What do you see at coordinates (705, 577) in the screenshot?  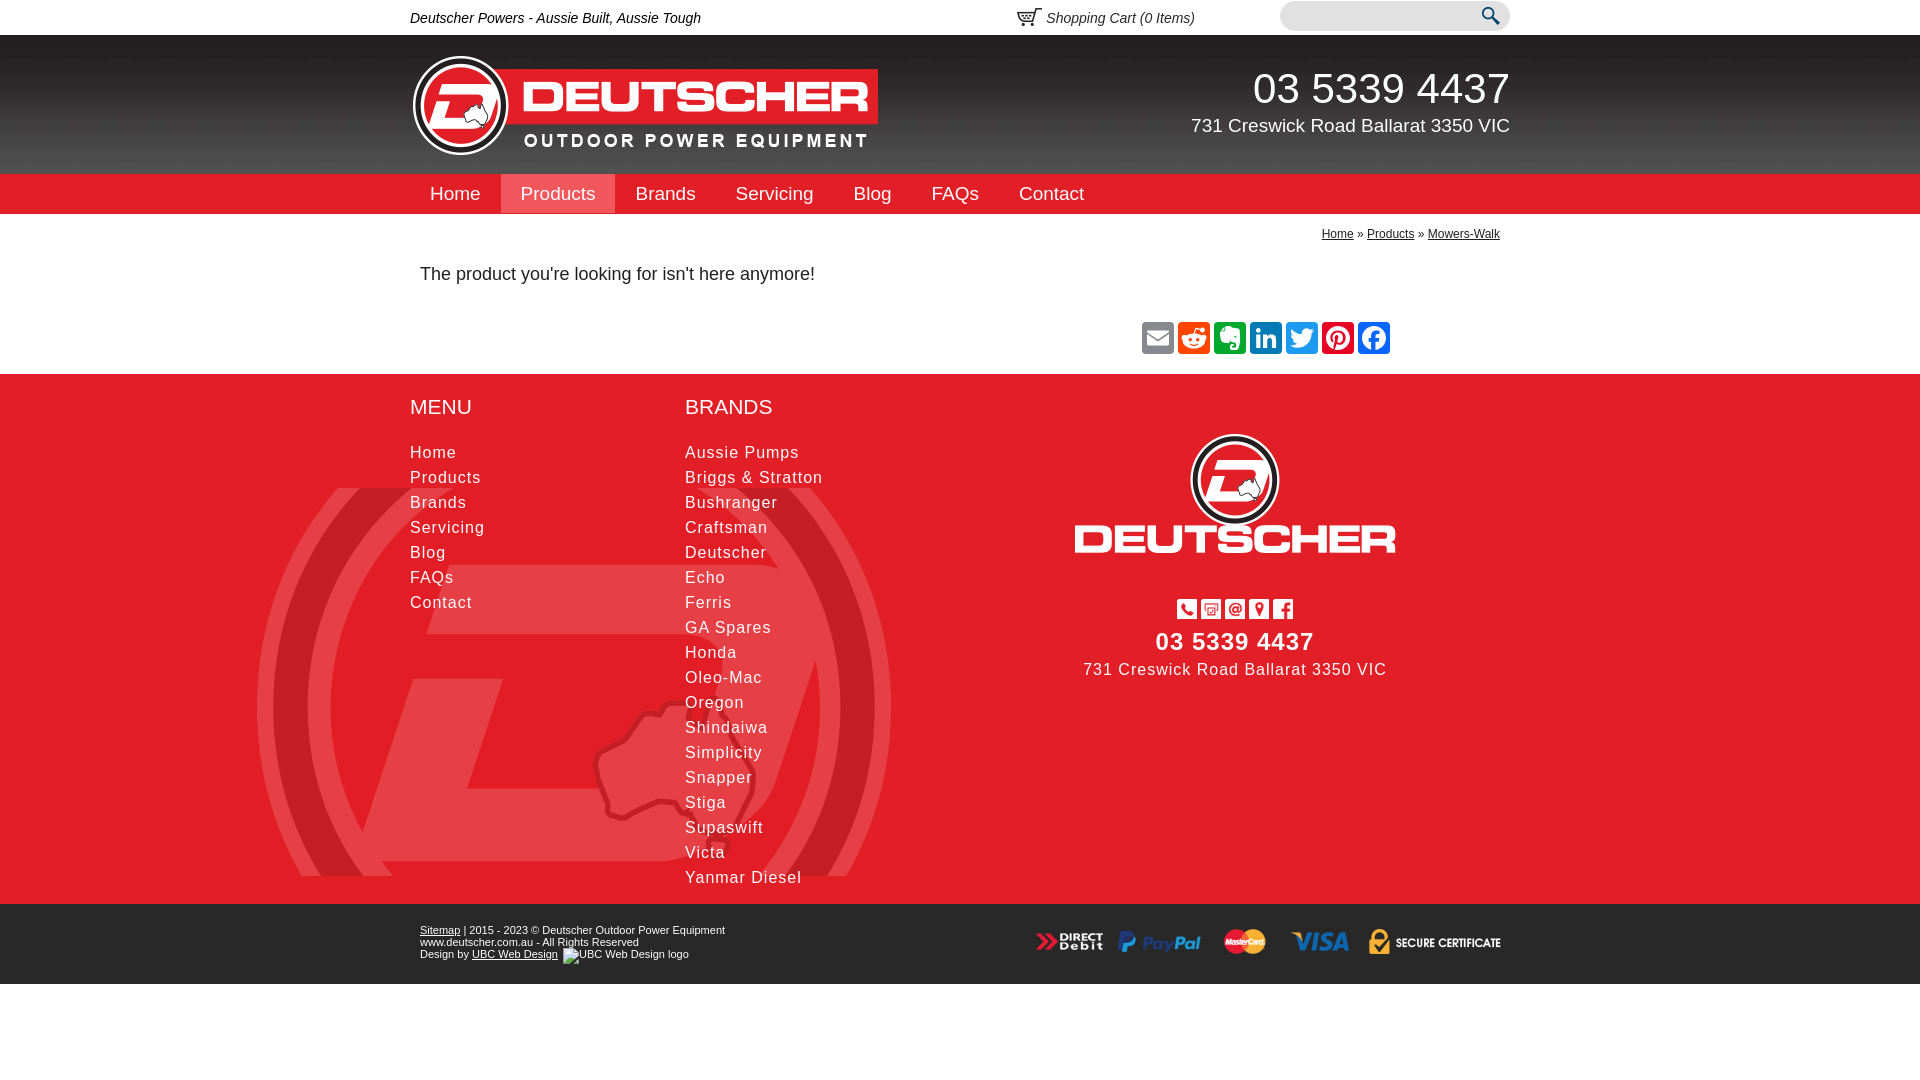 I see `'Echo'` at bounding box center [705, 577].